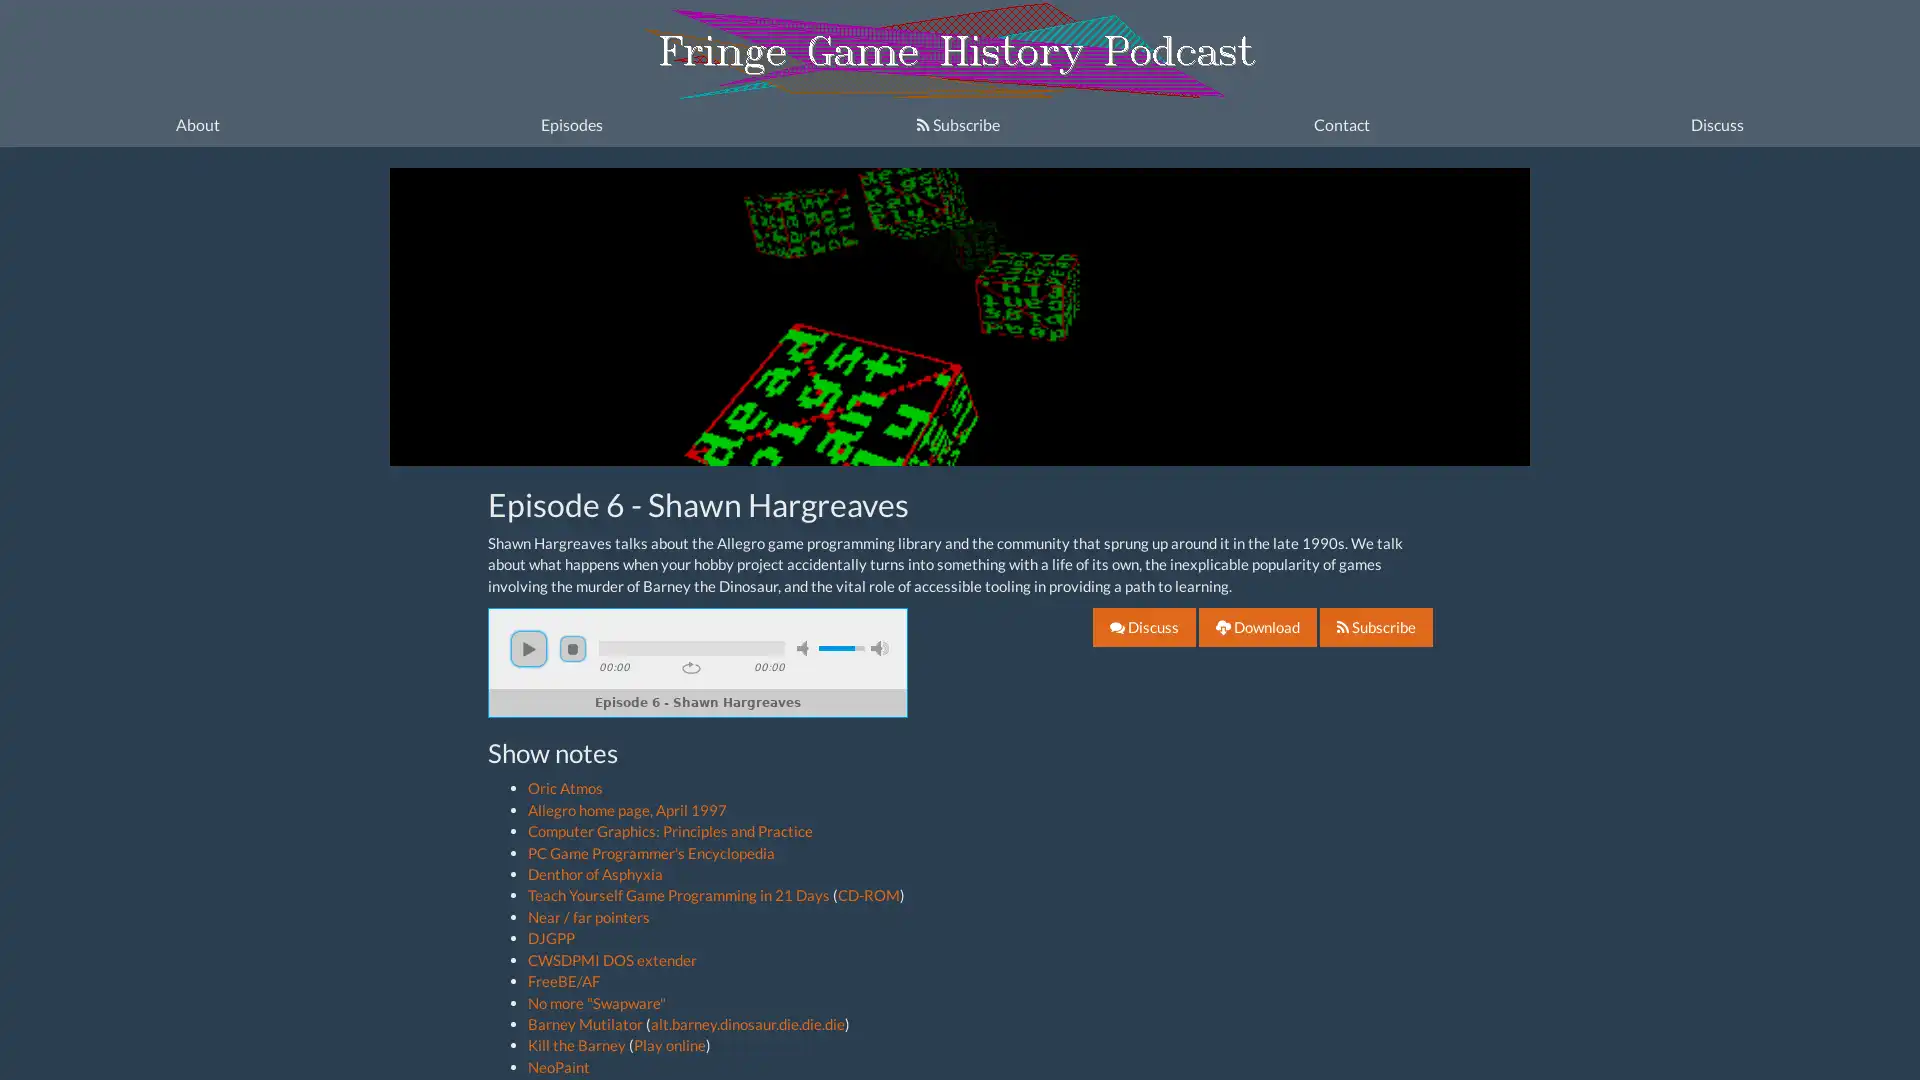 The height and width of the screenshot is (1080, 1920). I want to click on mute, so click(805, 647).